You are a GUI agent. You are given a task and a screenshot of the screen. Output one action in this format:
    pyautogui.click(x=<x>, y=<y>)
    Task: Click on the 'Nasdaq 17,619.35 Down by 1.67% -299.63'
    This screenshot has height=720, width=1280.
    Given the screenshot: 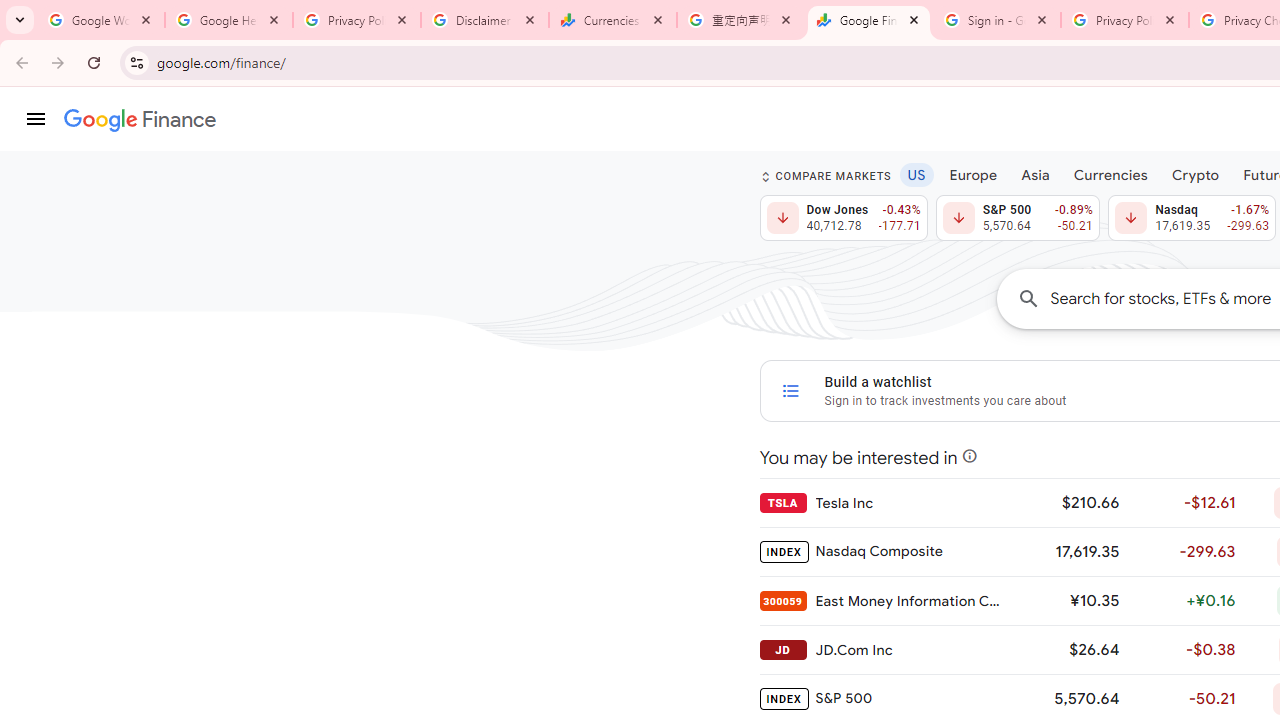 What is the action you would take?
    pyautogui.click(x=1192, y=218)
    